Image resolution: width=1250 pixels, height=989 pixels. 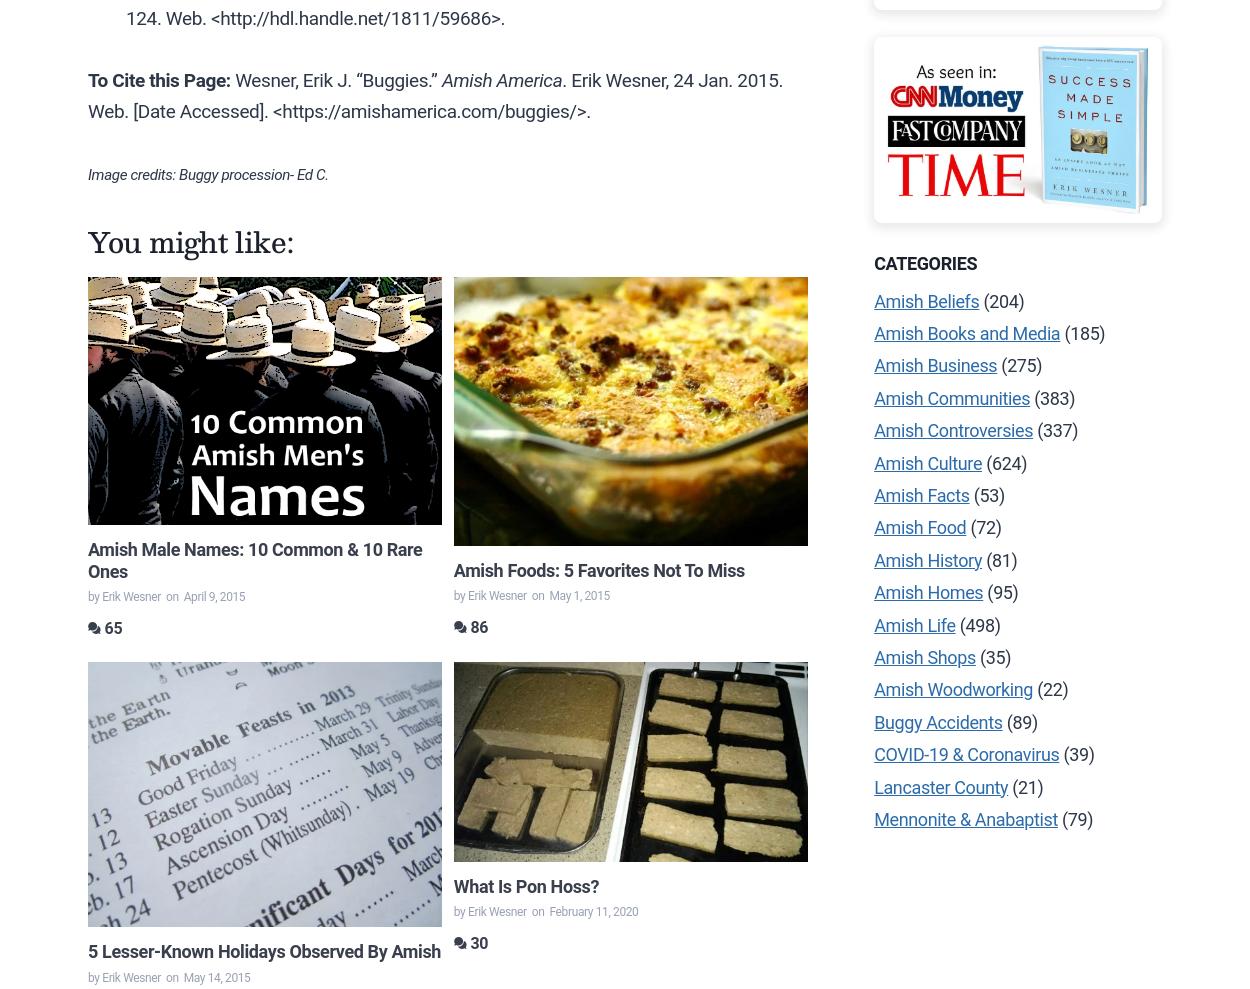 I want to click on 'Mennonite & Anabaptist', so click(x=965, y=817).